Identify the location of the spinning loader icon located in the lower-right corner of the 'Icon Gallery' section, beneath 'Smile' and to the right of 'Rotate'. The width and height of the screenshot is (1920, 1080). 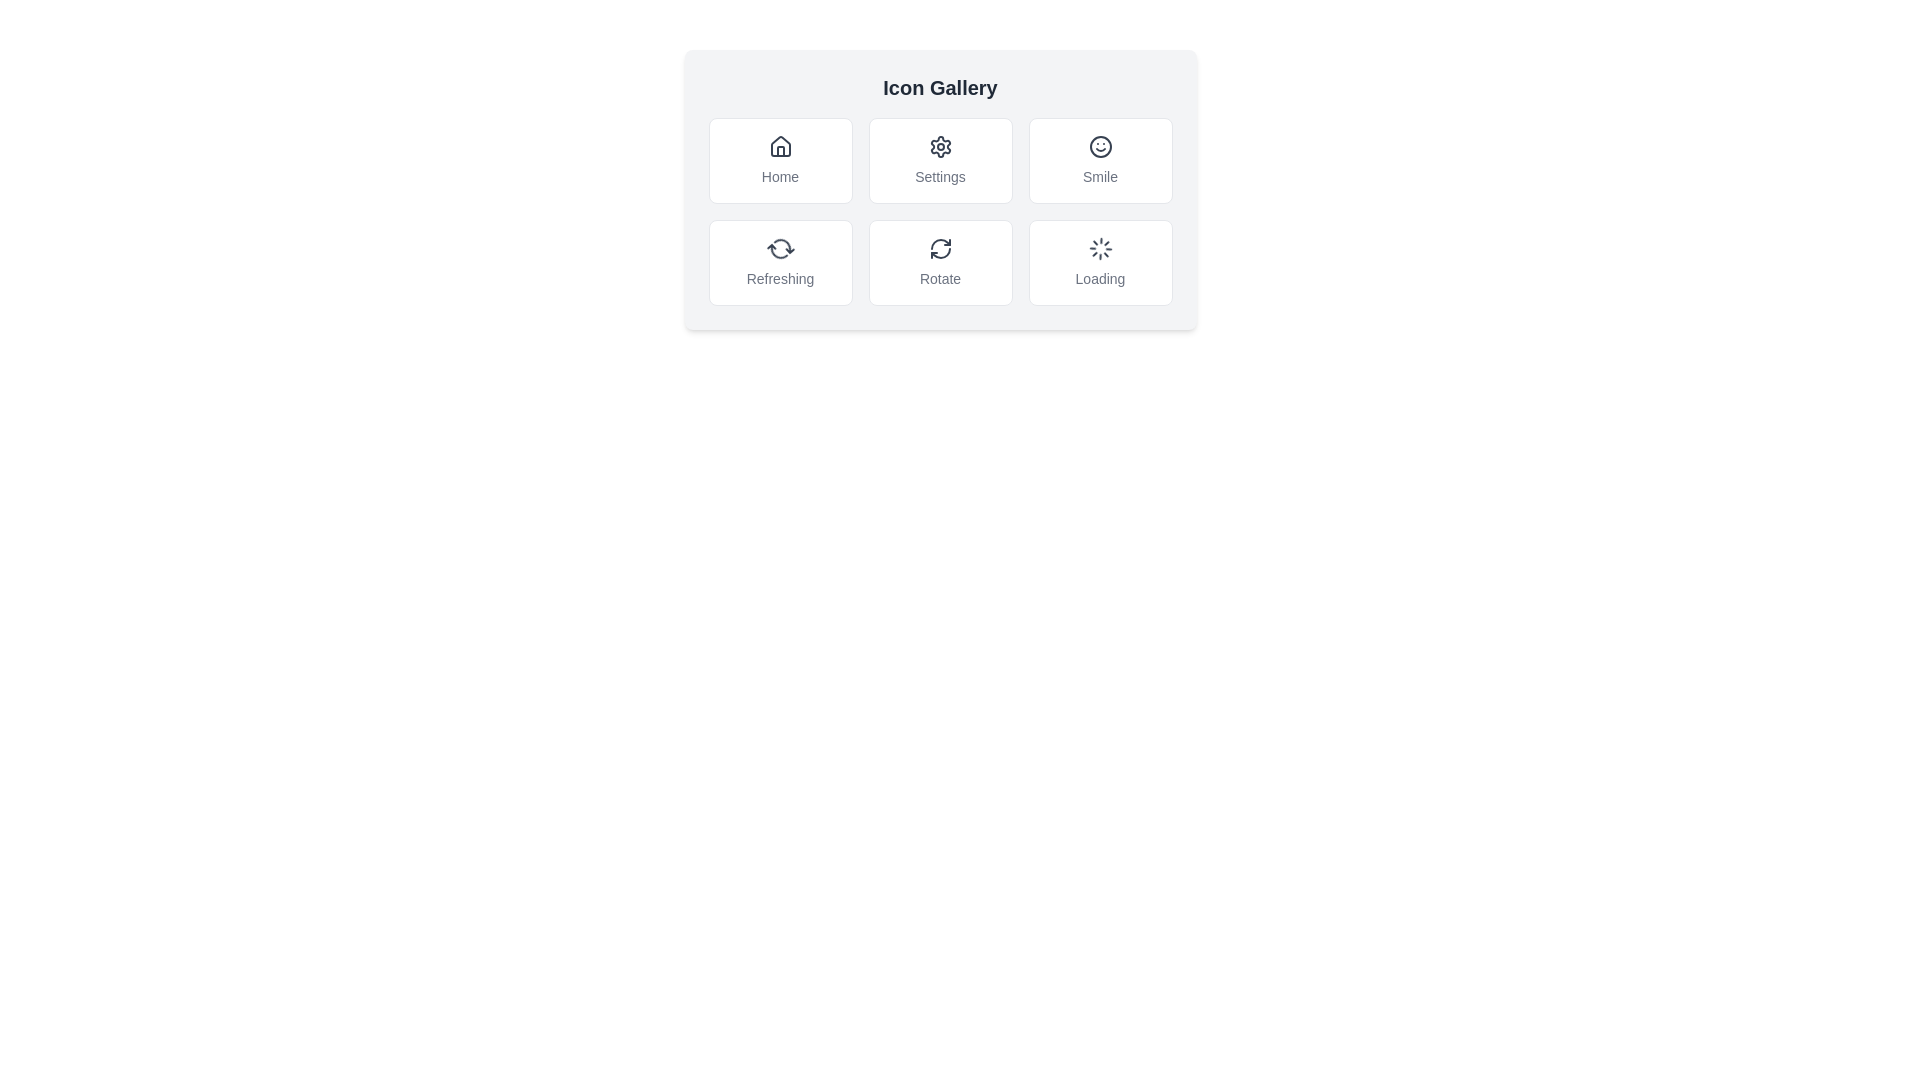
(1099, 248).